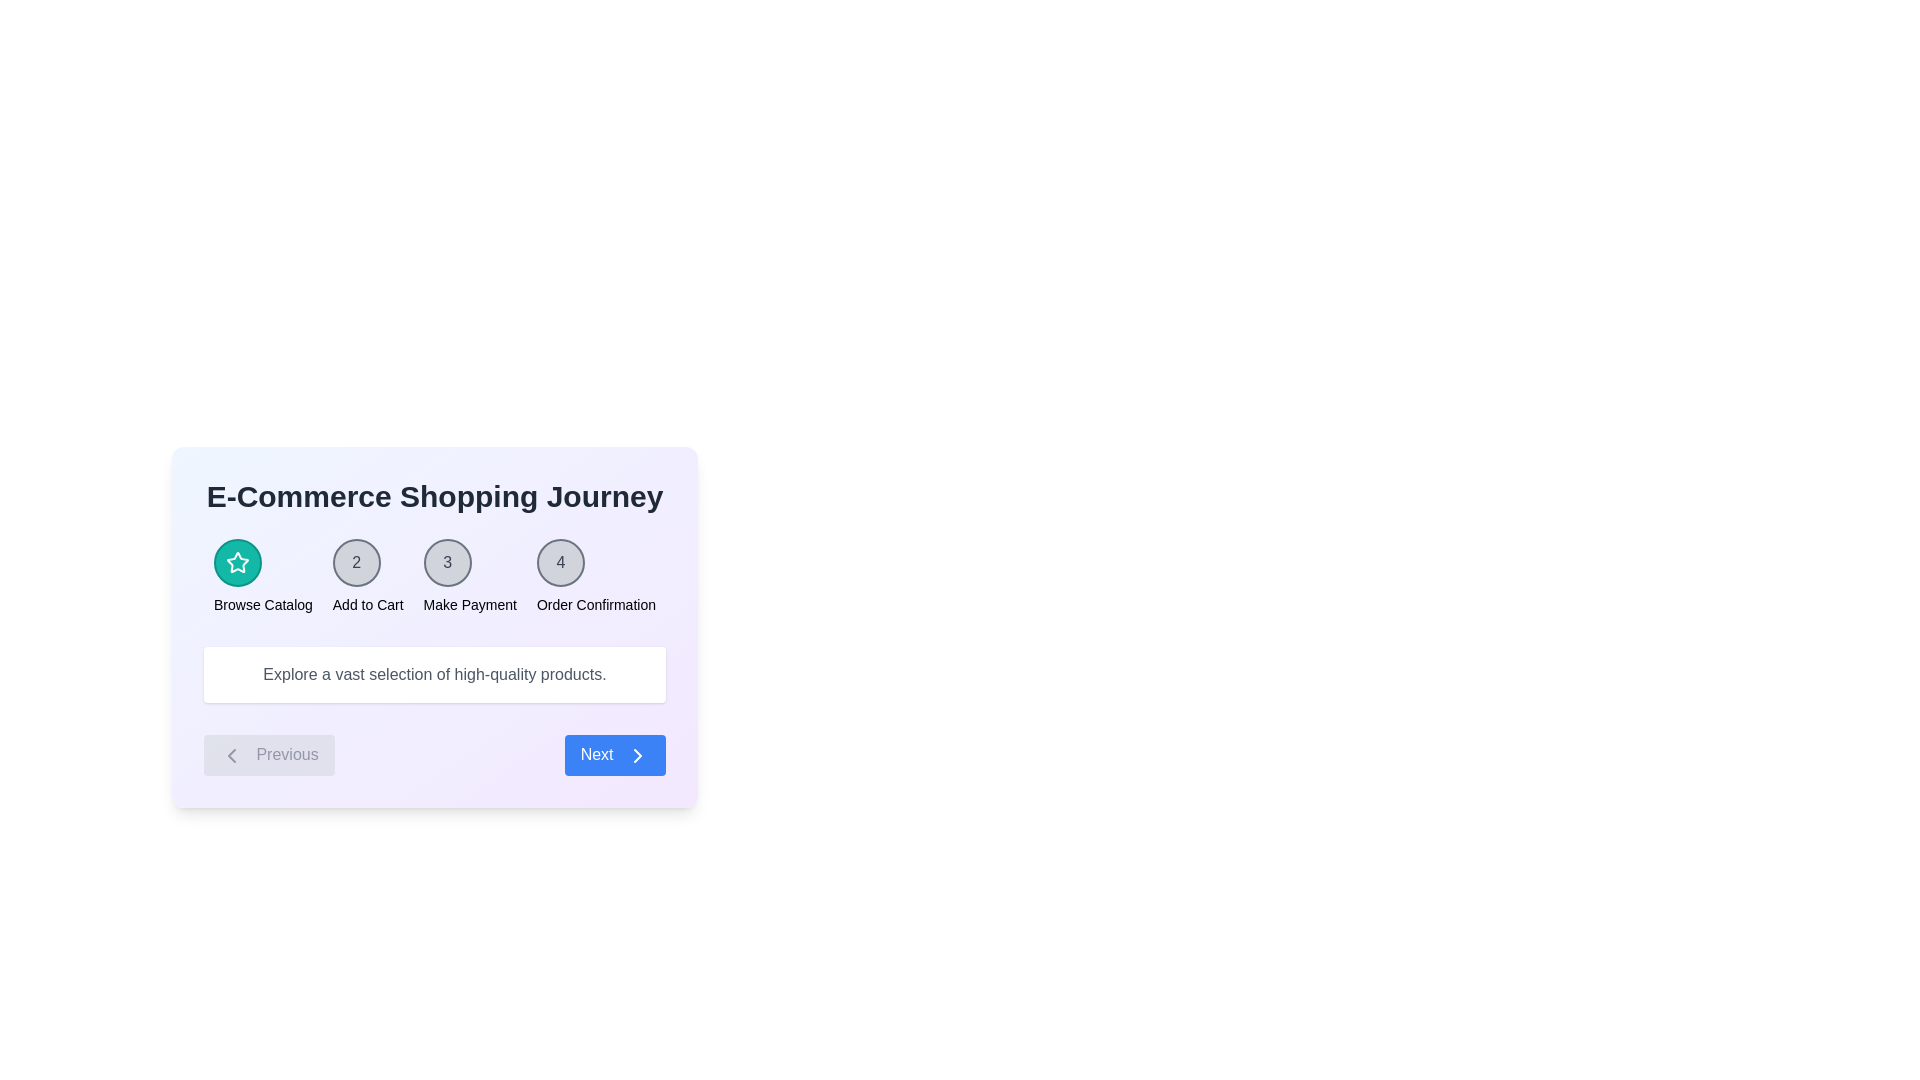 The image size is (1920, 1080). What do you see at coordinates (560, 563) in the screenshot?
I see `the circular progress button labeled '4', which has a light gray background and is the fourth in a sequence of step indicators` at bounding box center [560, 563].